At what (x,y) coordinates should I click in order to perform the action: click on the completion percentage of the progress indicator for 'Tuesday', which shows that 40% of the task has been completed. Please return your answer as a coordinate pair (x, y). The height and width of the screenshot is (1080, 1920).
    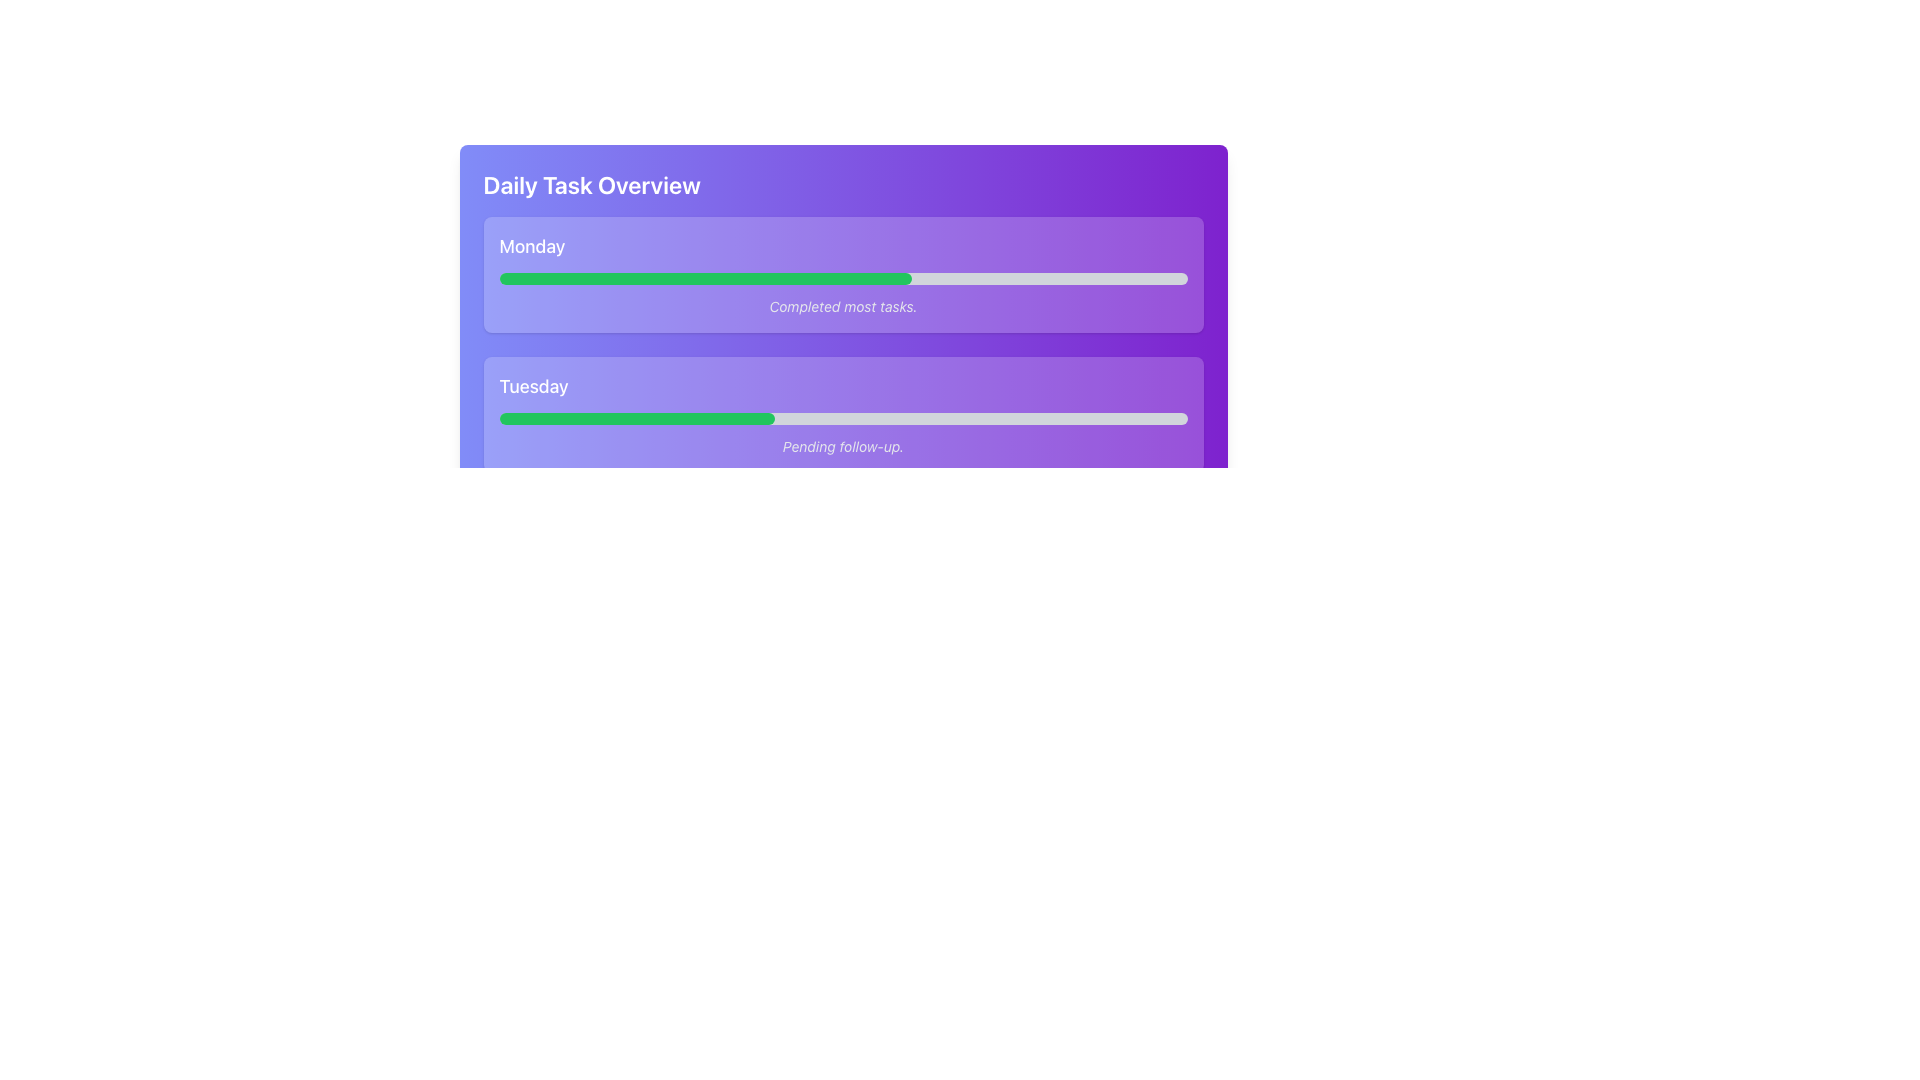
    Looking at the image, I should click on (636, 418).